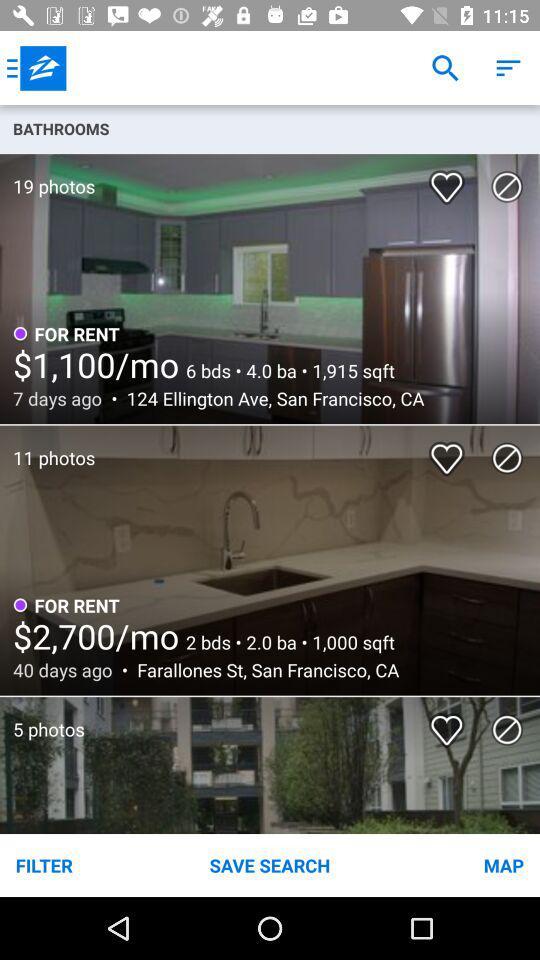  I want to click on the icon to the right of the 40 days ago icon, so click(262, 670).